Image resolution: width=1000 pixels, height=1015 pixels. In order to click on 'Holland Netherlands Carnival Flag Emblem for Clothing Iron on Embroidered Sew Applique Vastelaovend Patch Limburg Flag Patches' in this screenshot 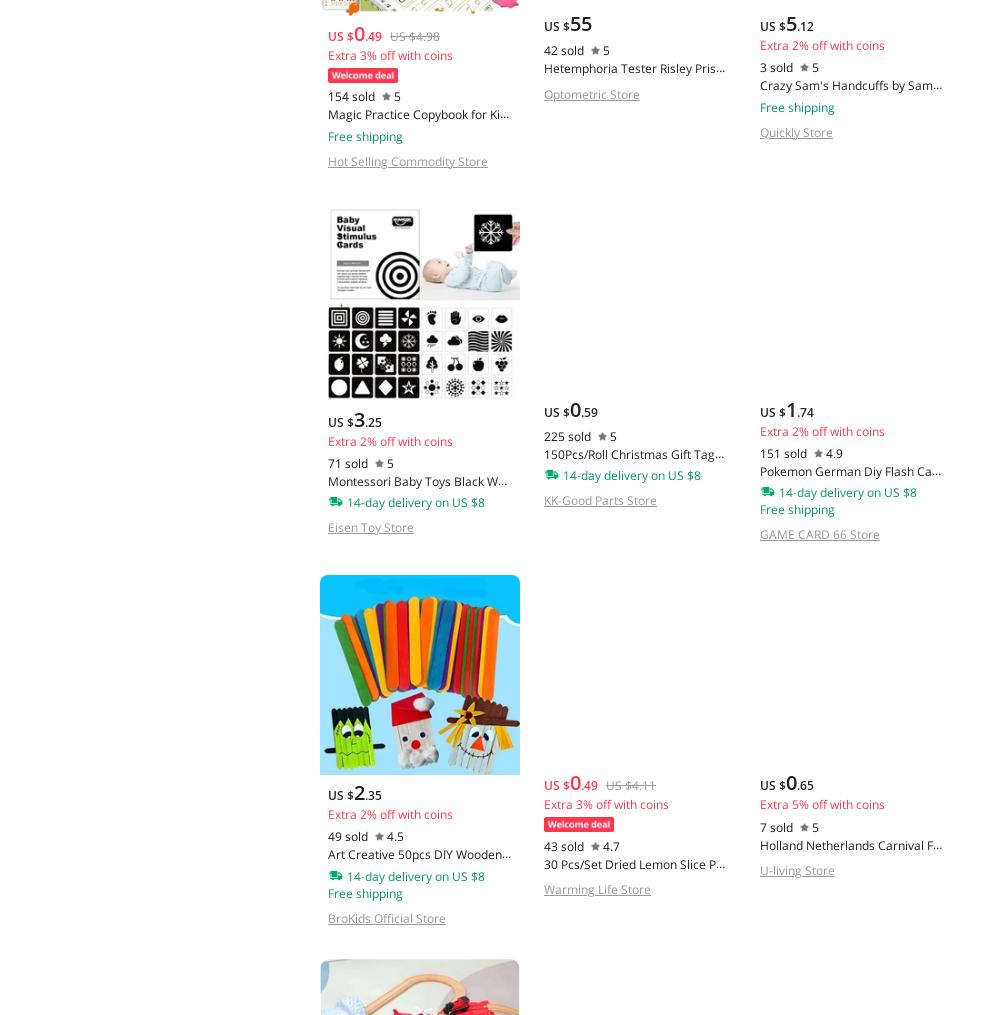, I will do `click(759, 880)`.